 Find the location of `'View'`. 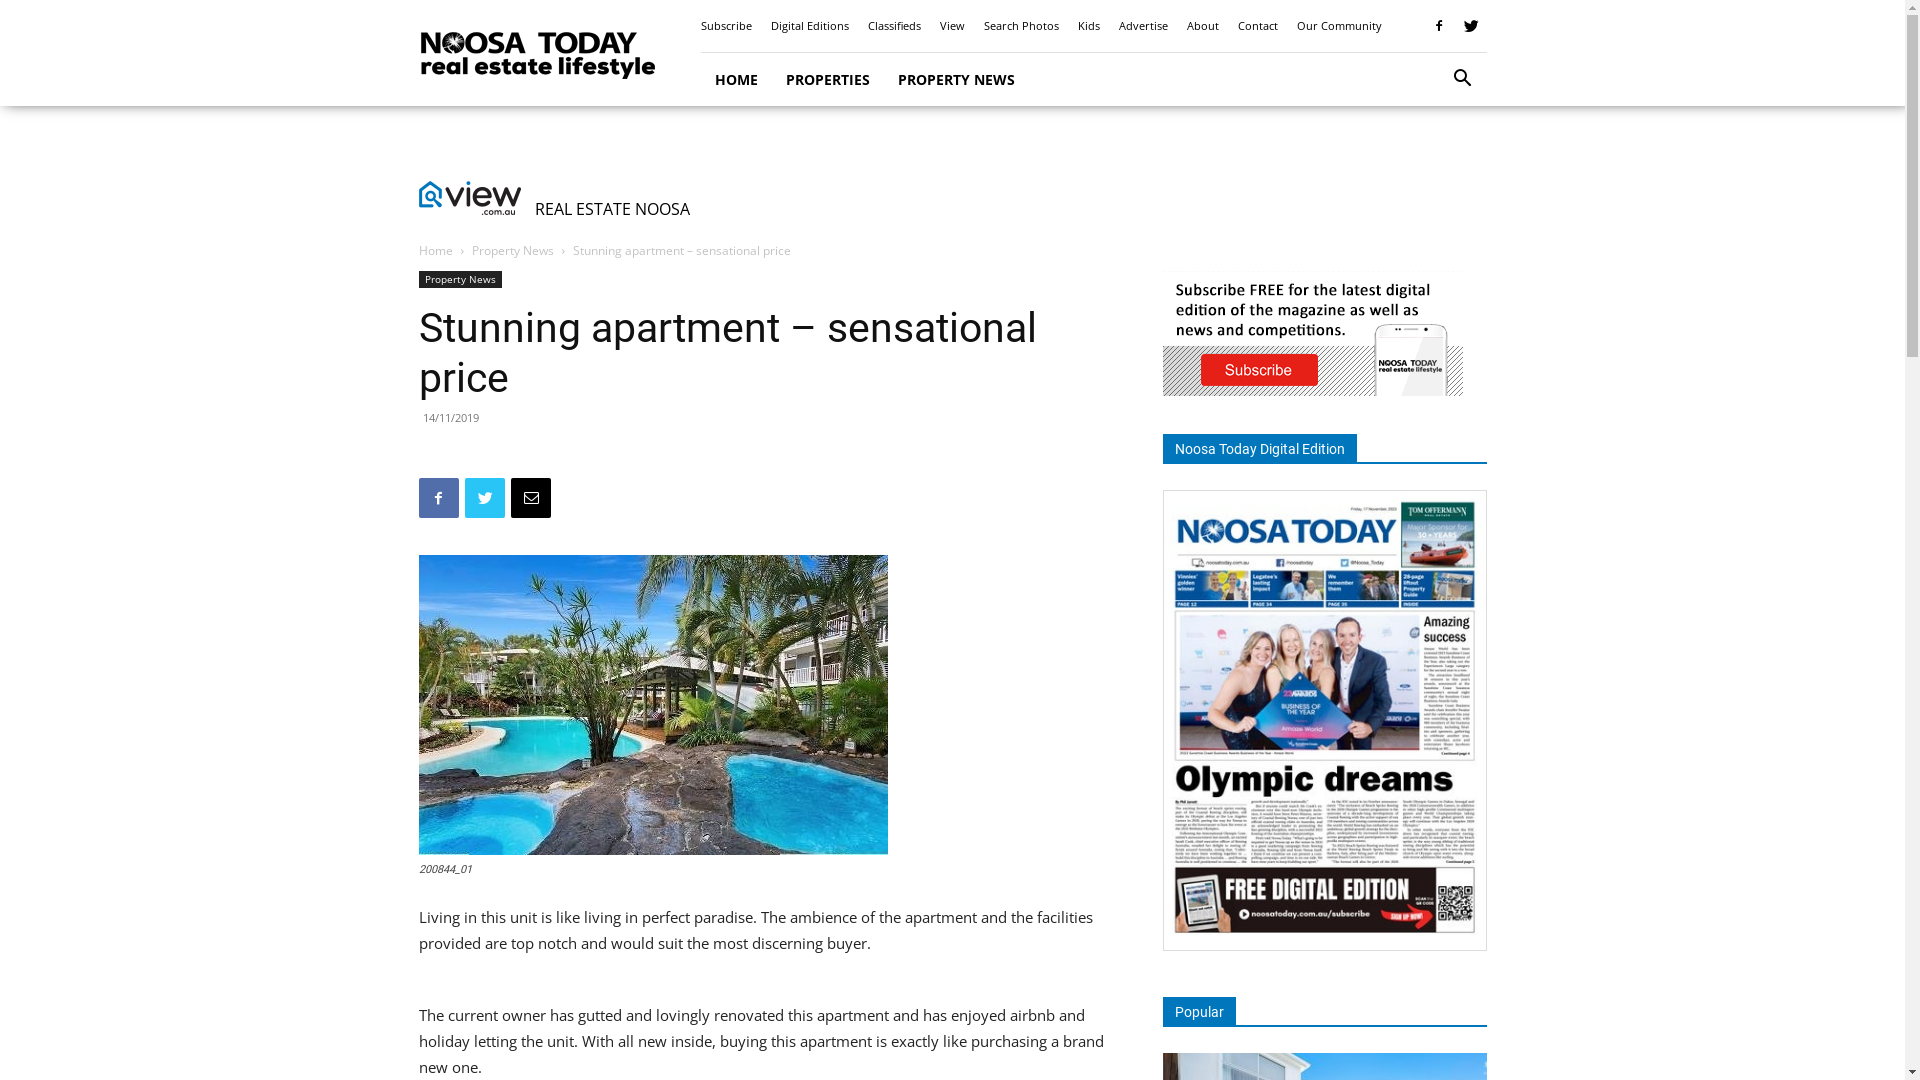

'View' is located at coordinates (951, 25).